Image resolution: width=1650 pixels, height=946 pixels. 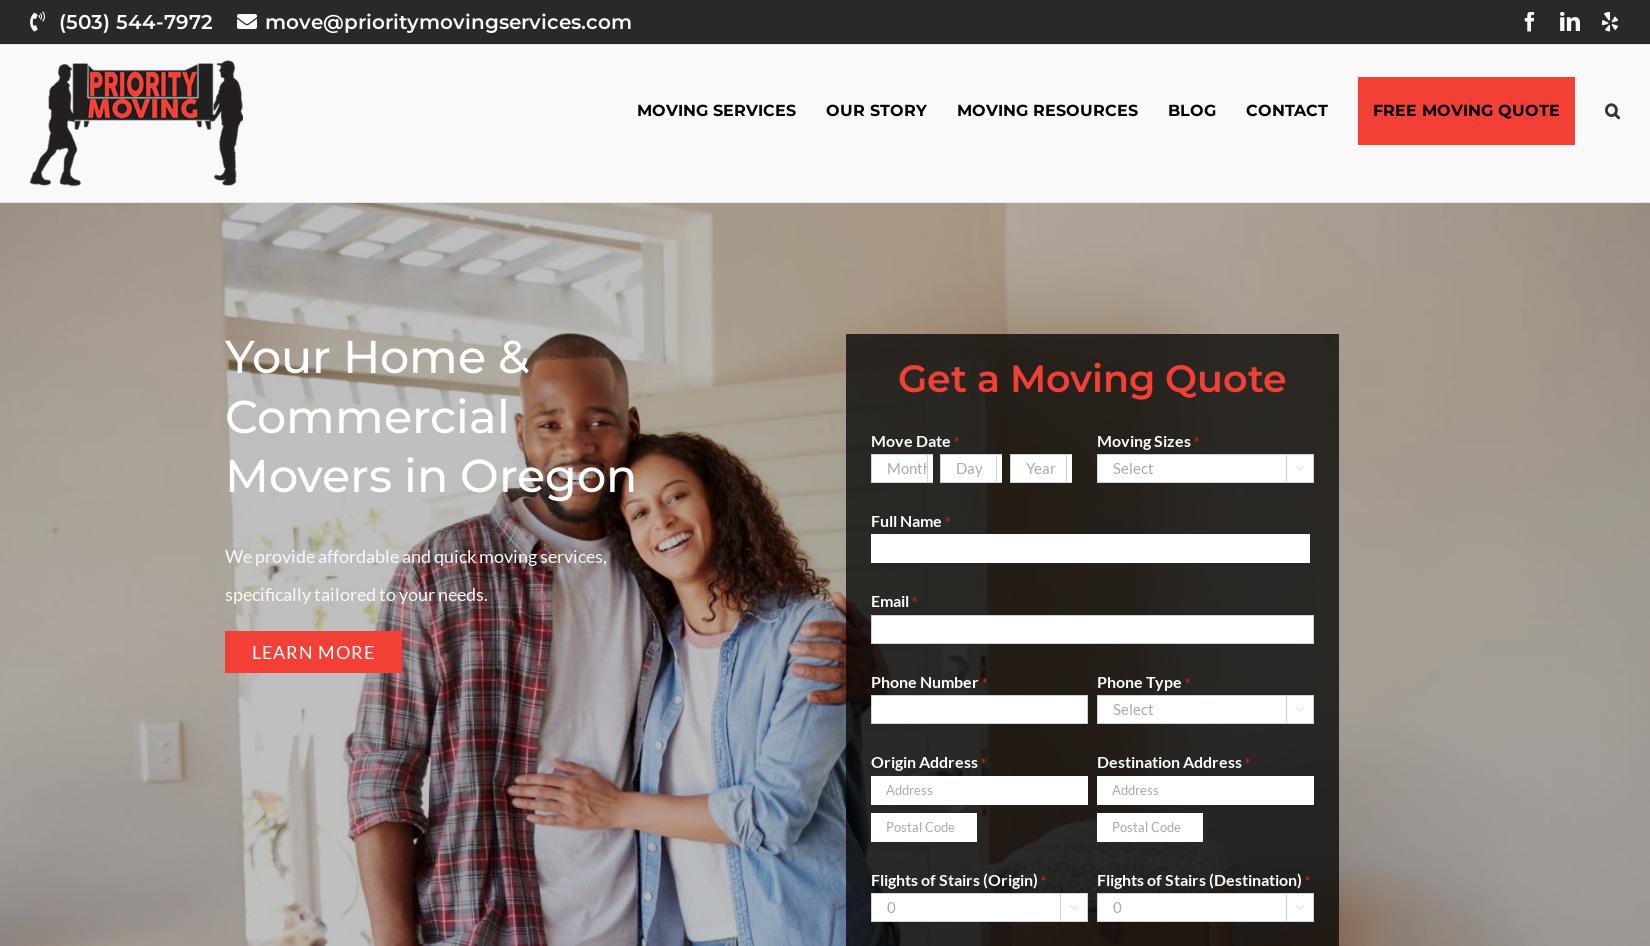 I want to click on 'Choosing a Mover', so click(x=1042, y=258).